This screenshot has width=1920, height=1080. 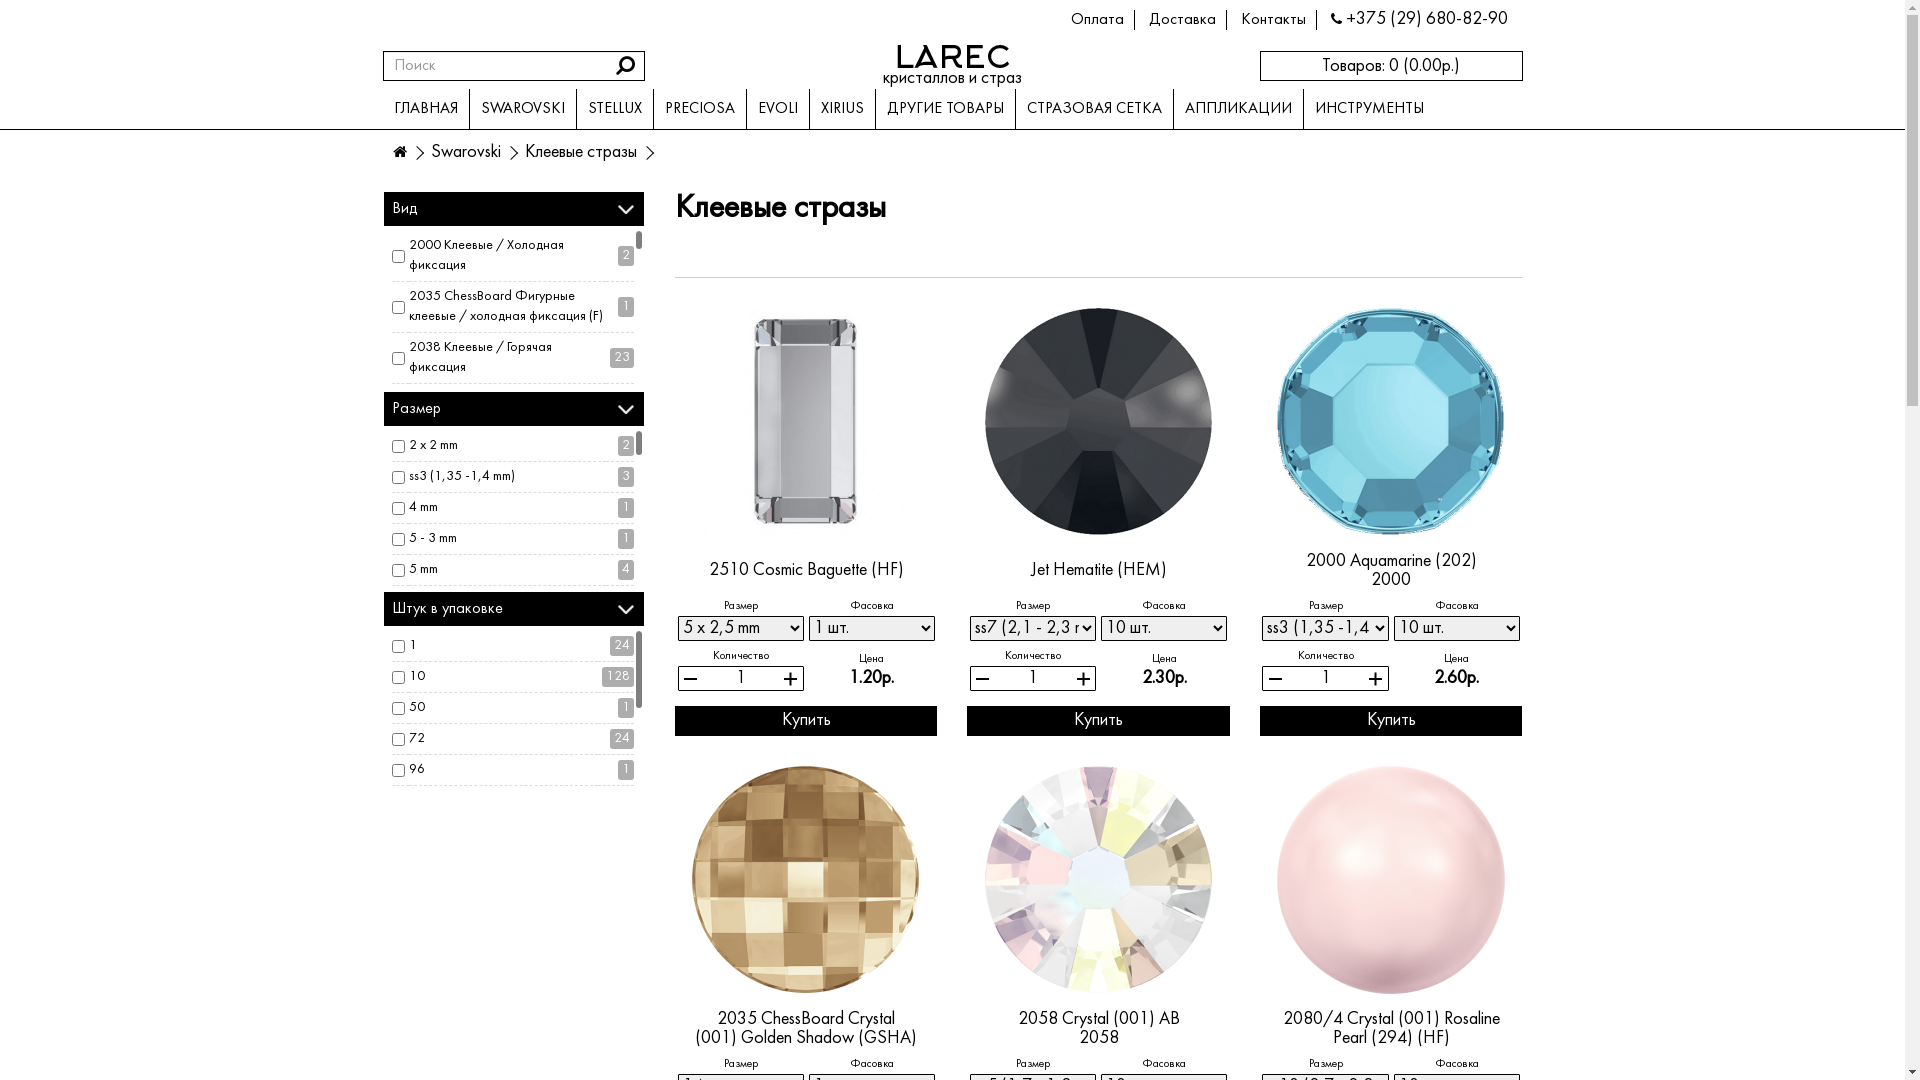 What do you see at coordinates (806, 1029) in the screenshot?
I see `'2035 ChessBoard Crystal (001) Golden Shadow (GSHA)'` at bounding box center [806, 1029].